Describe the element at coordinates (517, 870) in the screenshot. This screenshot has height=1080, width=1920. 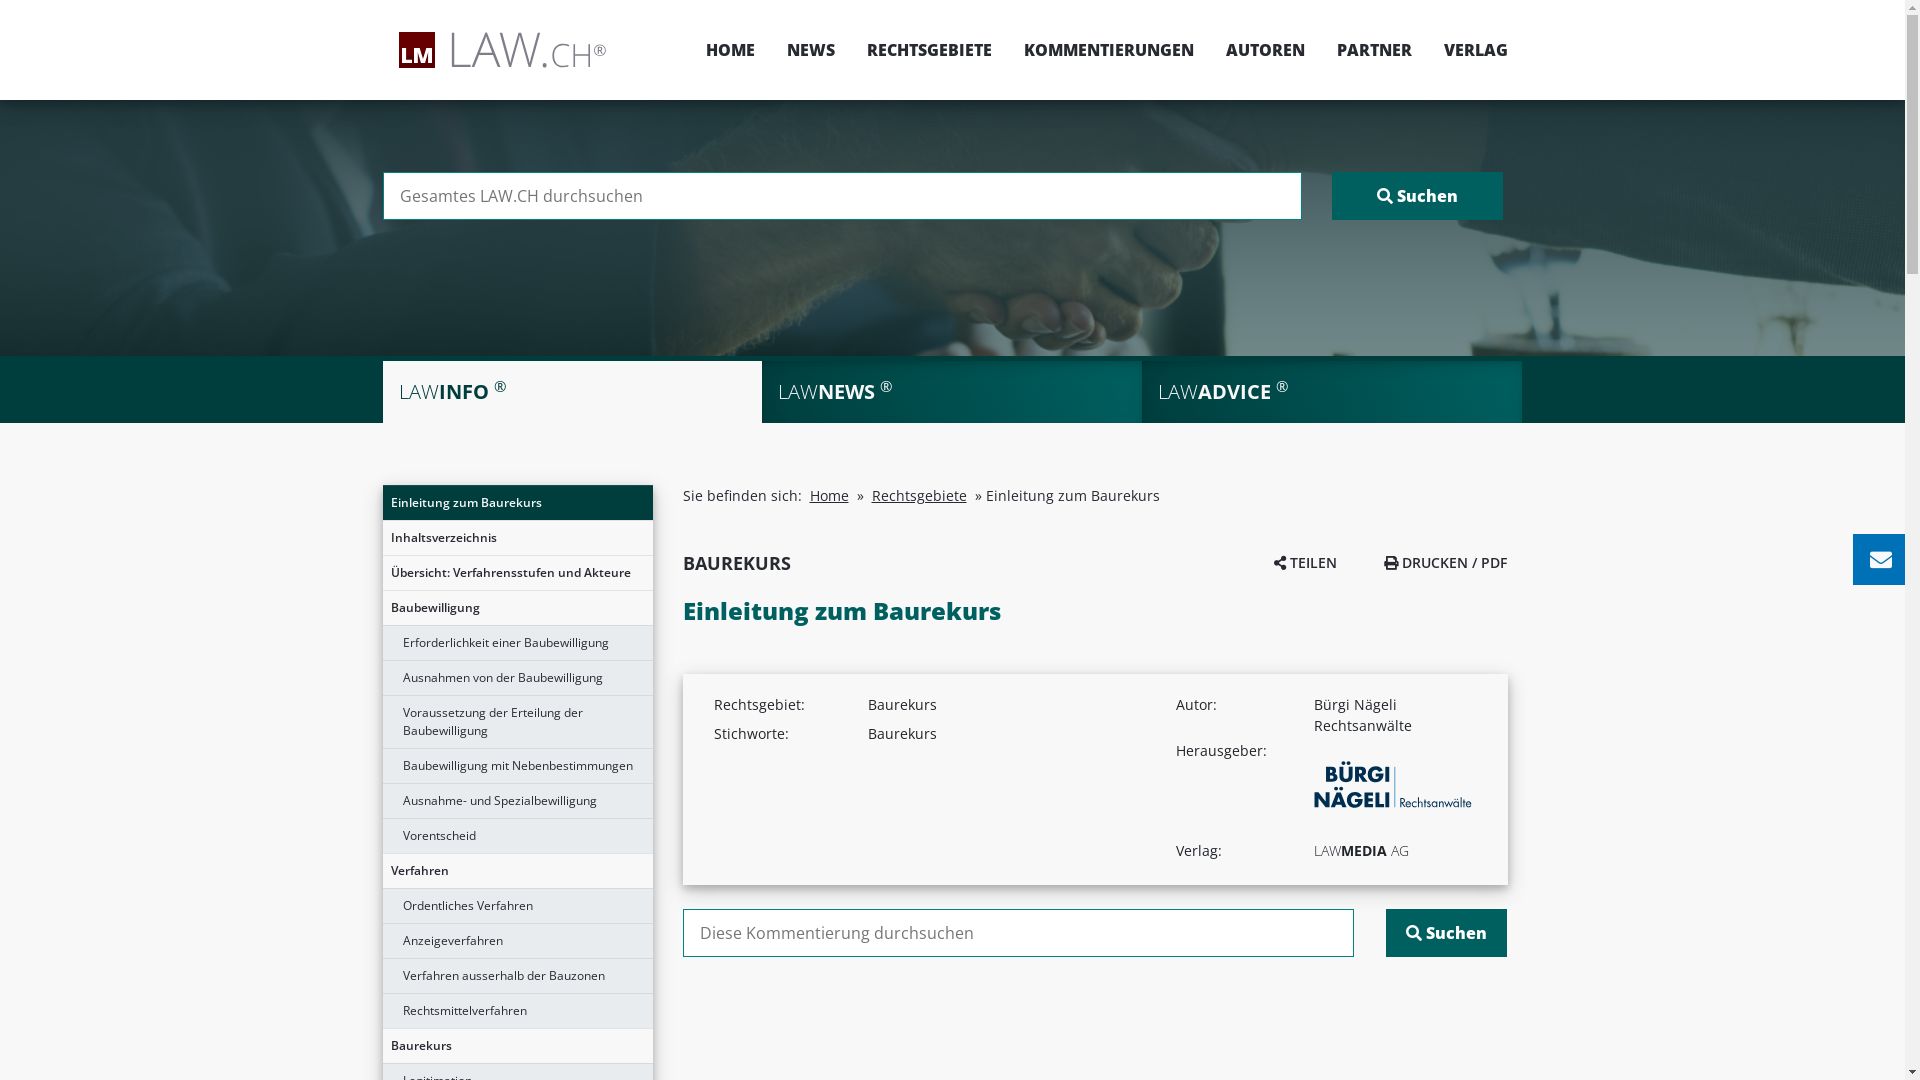
I see `'Verfahren'` at that location.